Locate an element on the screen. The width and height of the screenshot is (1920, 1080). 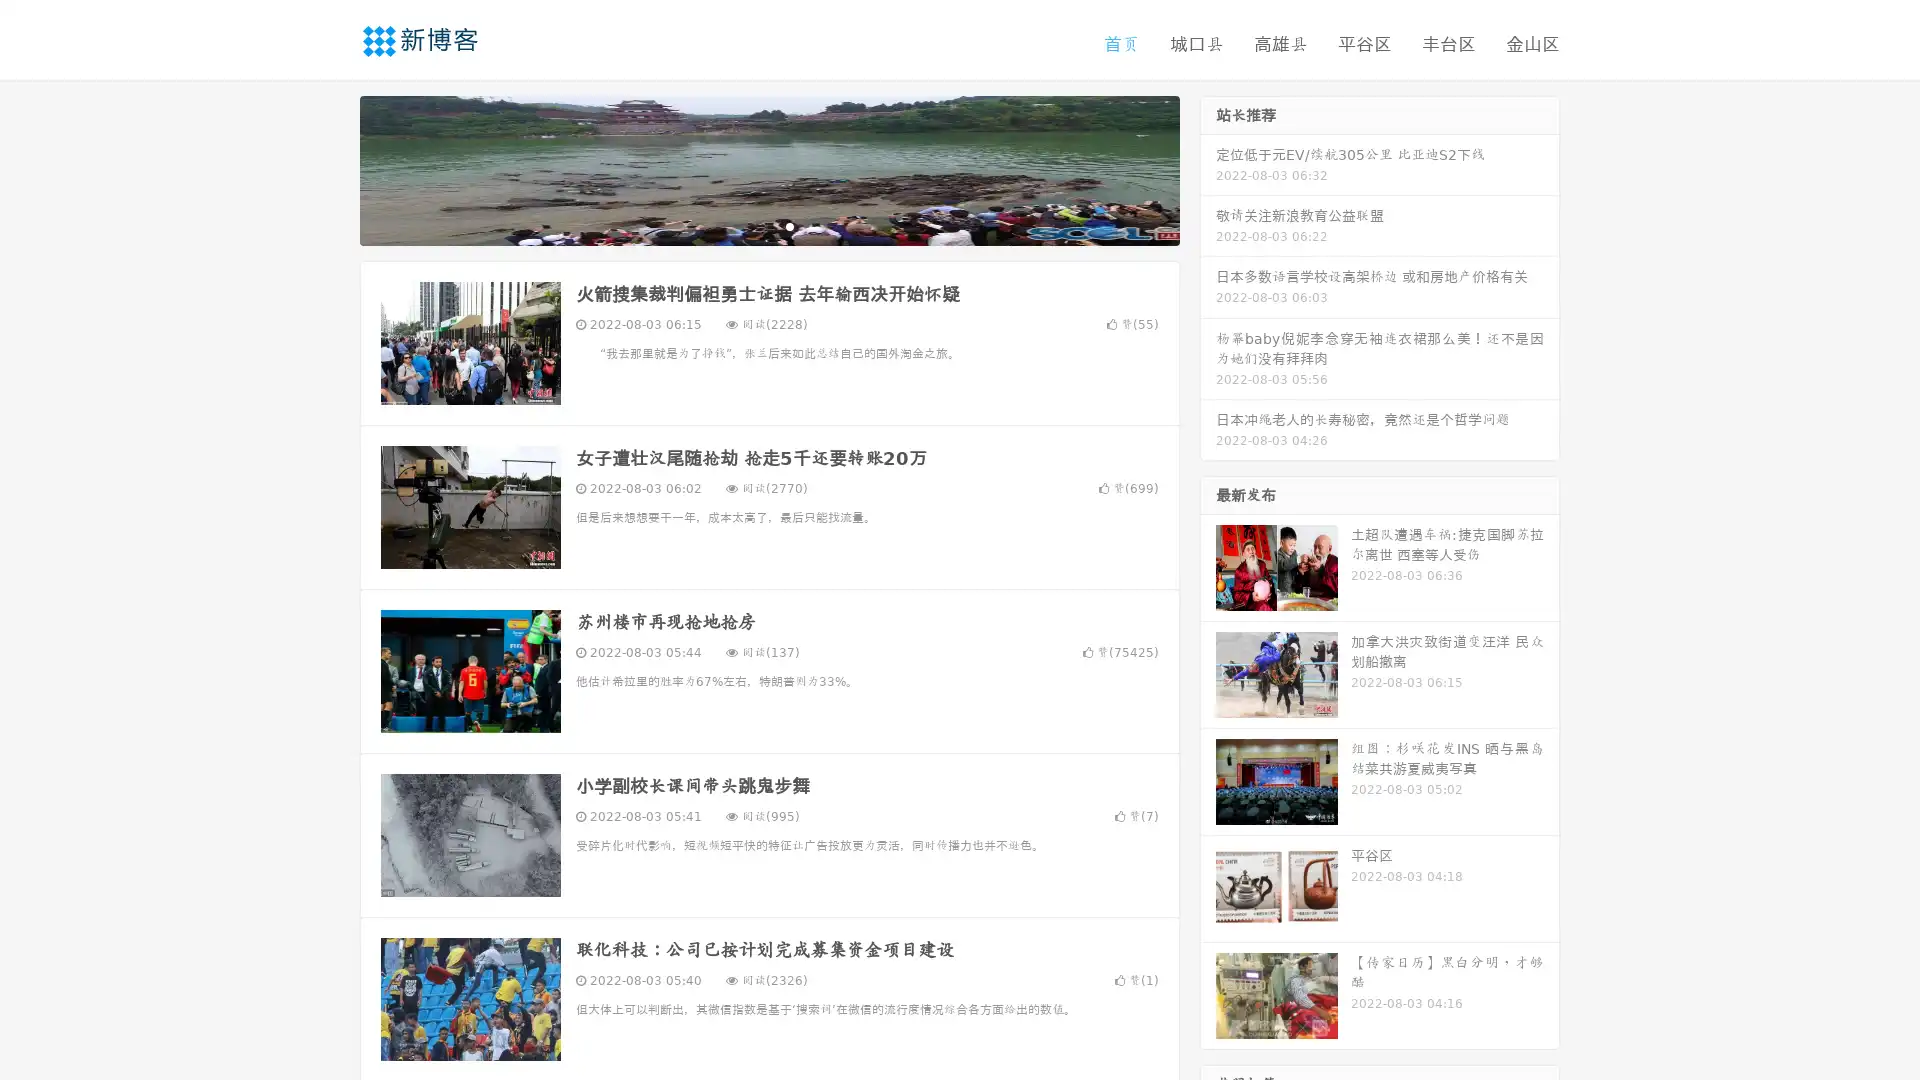
Next slide is located at coordinates (1208, 168).